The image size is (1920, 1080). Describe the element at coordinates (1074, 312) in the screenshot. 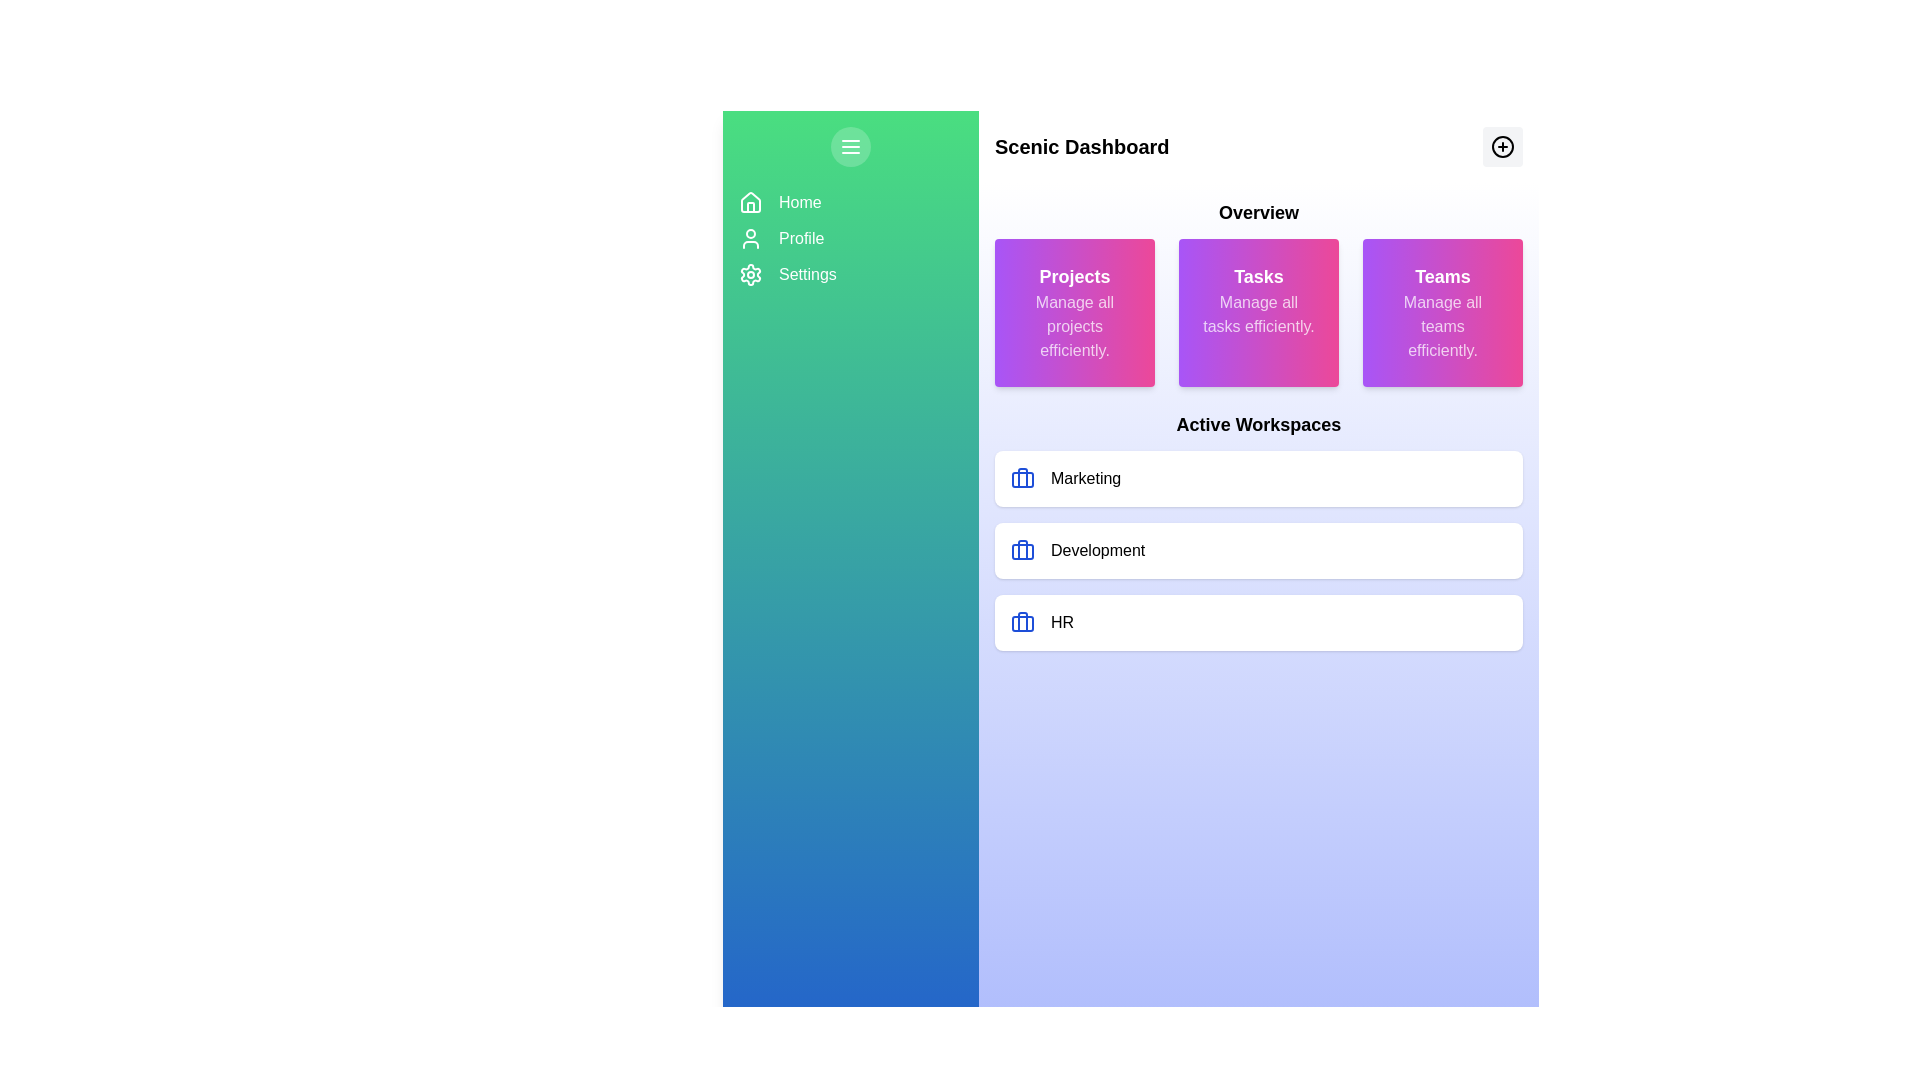

I see `the first Informational Card in the grid, which provides an overview of project management functionality and is positioned to the left of the 'Tasks' card` at that location.